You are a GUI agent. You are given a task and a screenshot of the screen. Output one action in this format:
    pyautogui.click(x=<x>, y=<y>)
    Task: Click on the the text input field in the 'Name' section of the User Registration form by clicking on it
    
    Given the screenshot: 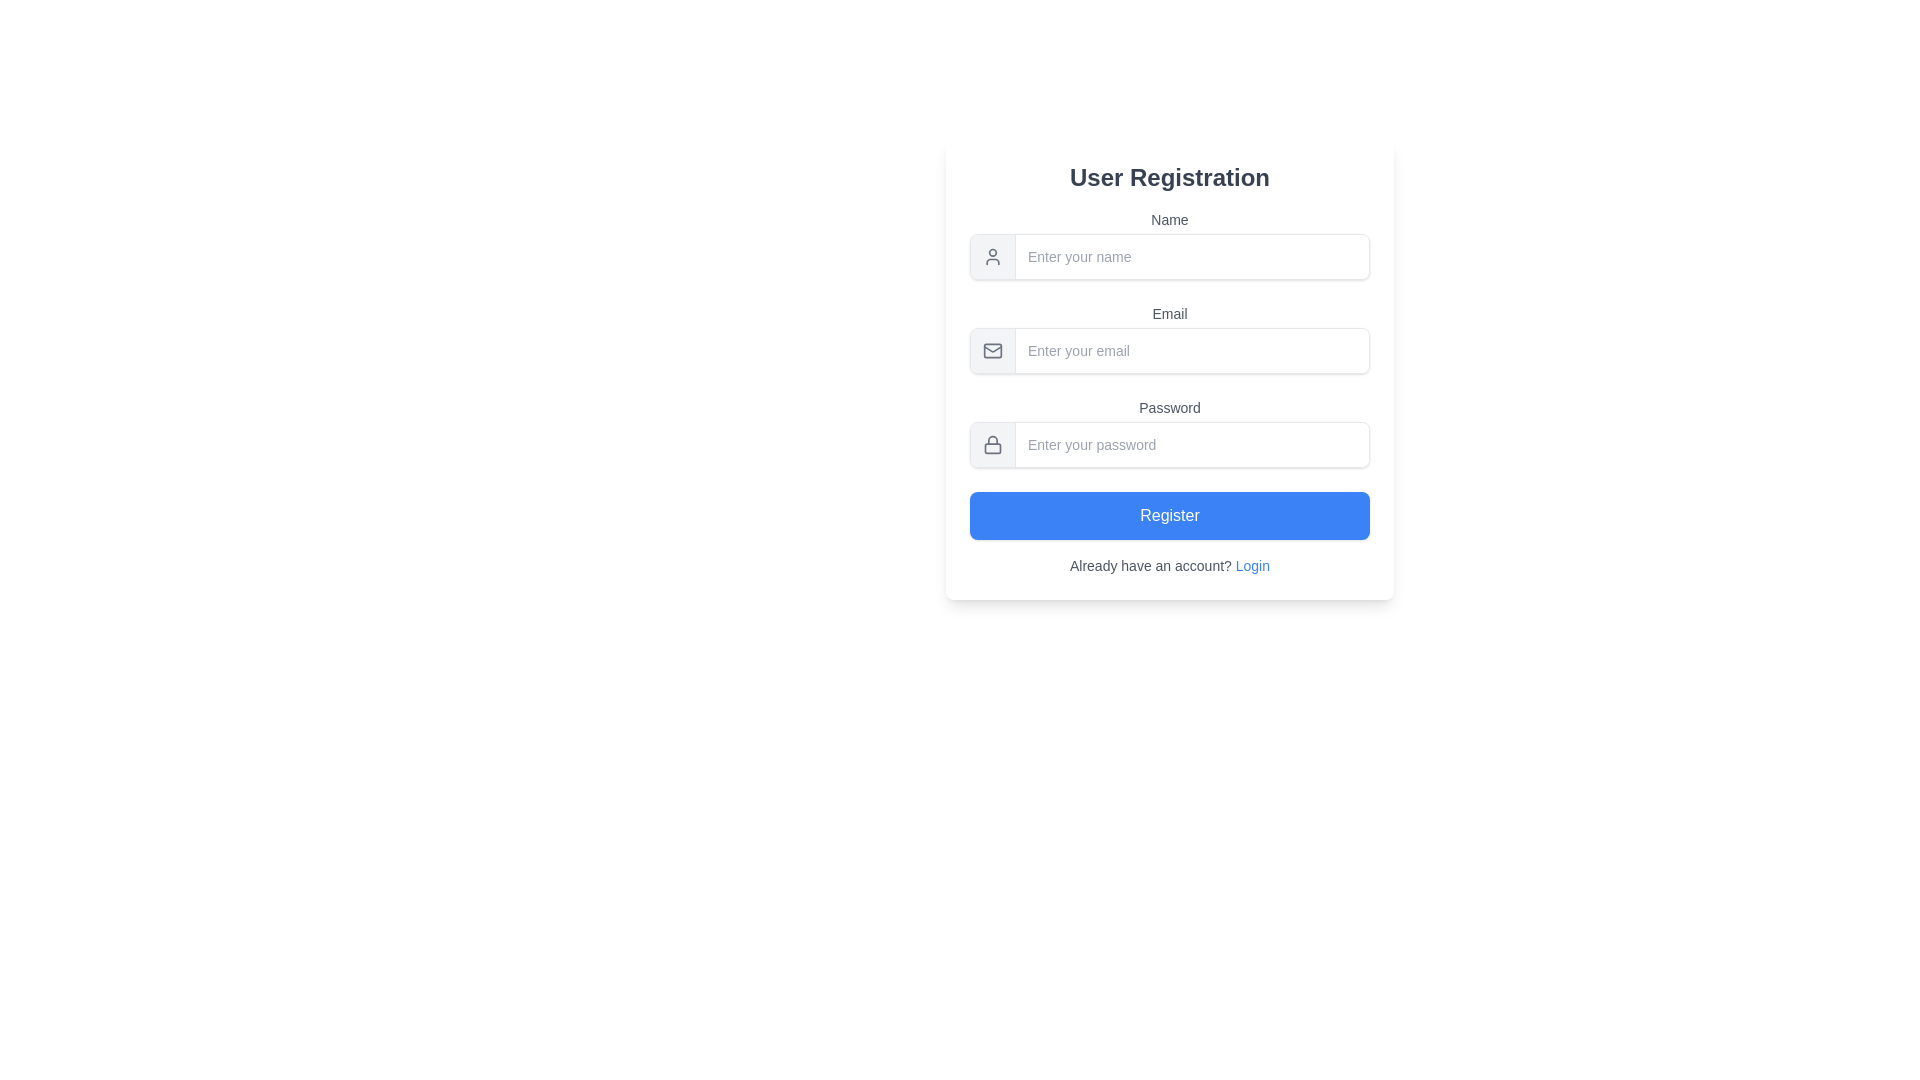 What is the action you would take?
    pyautogui.click(x=1170, y=256)
    